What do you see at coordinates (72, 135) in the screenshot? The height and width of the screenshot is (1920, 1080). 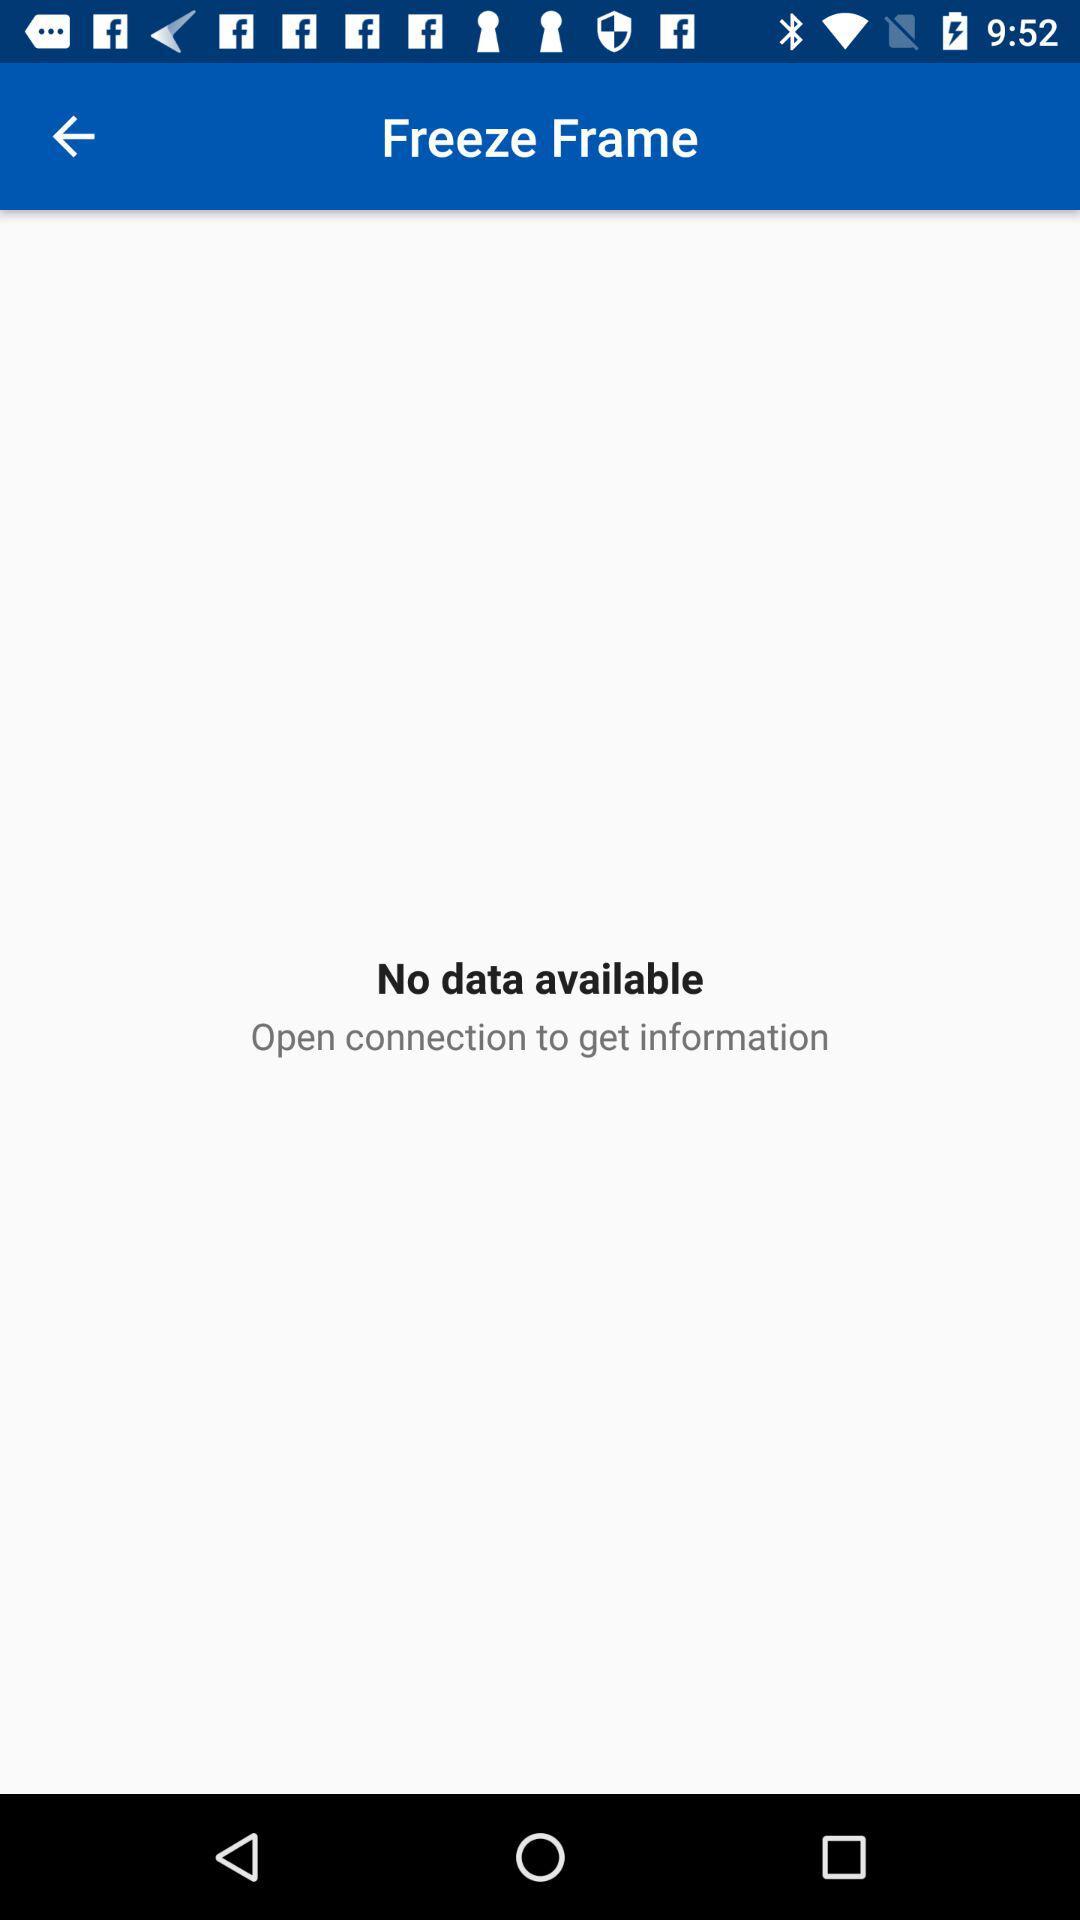 I see `the icon to the left of freeze frame icon` at bounding box center [72, 135].